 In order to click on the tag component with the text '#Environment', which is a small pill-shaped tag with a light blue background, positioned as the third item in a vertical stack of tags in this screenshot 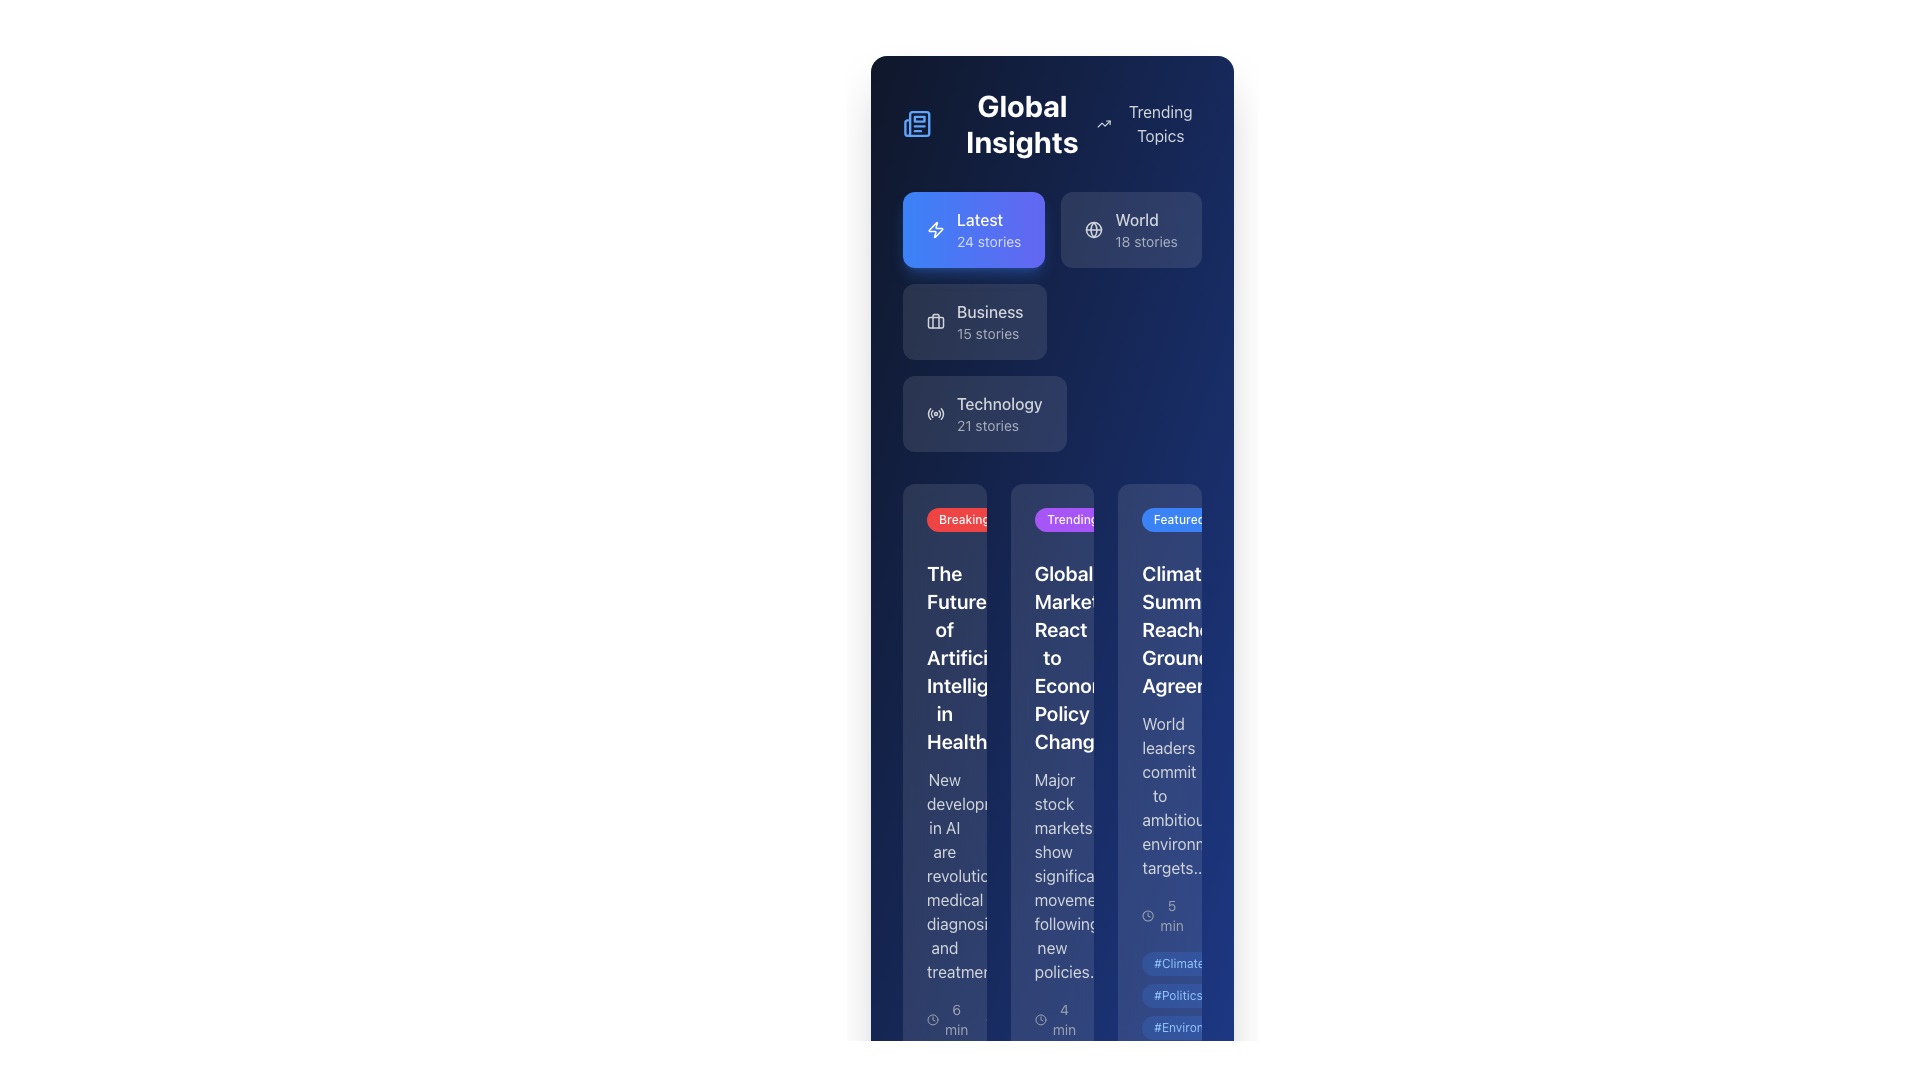, I will do `click(1193, 1028)`.